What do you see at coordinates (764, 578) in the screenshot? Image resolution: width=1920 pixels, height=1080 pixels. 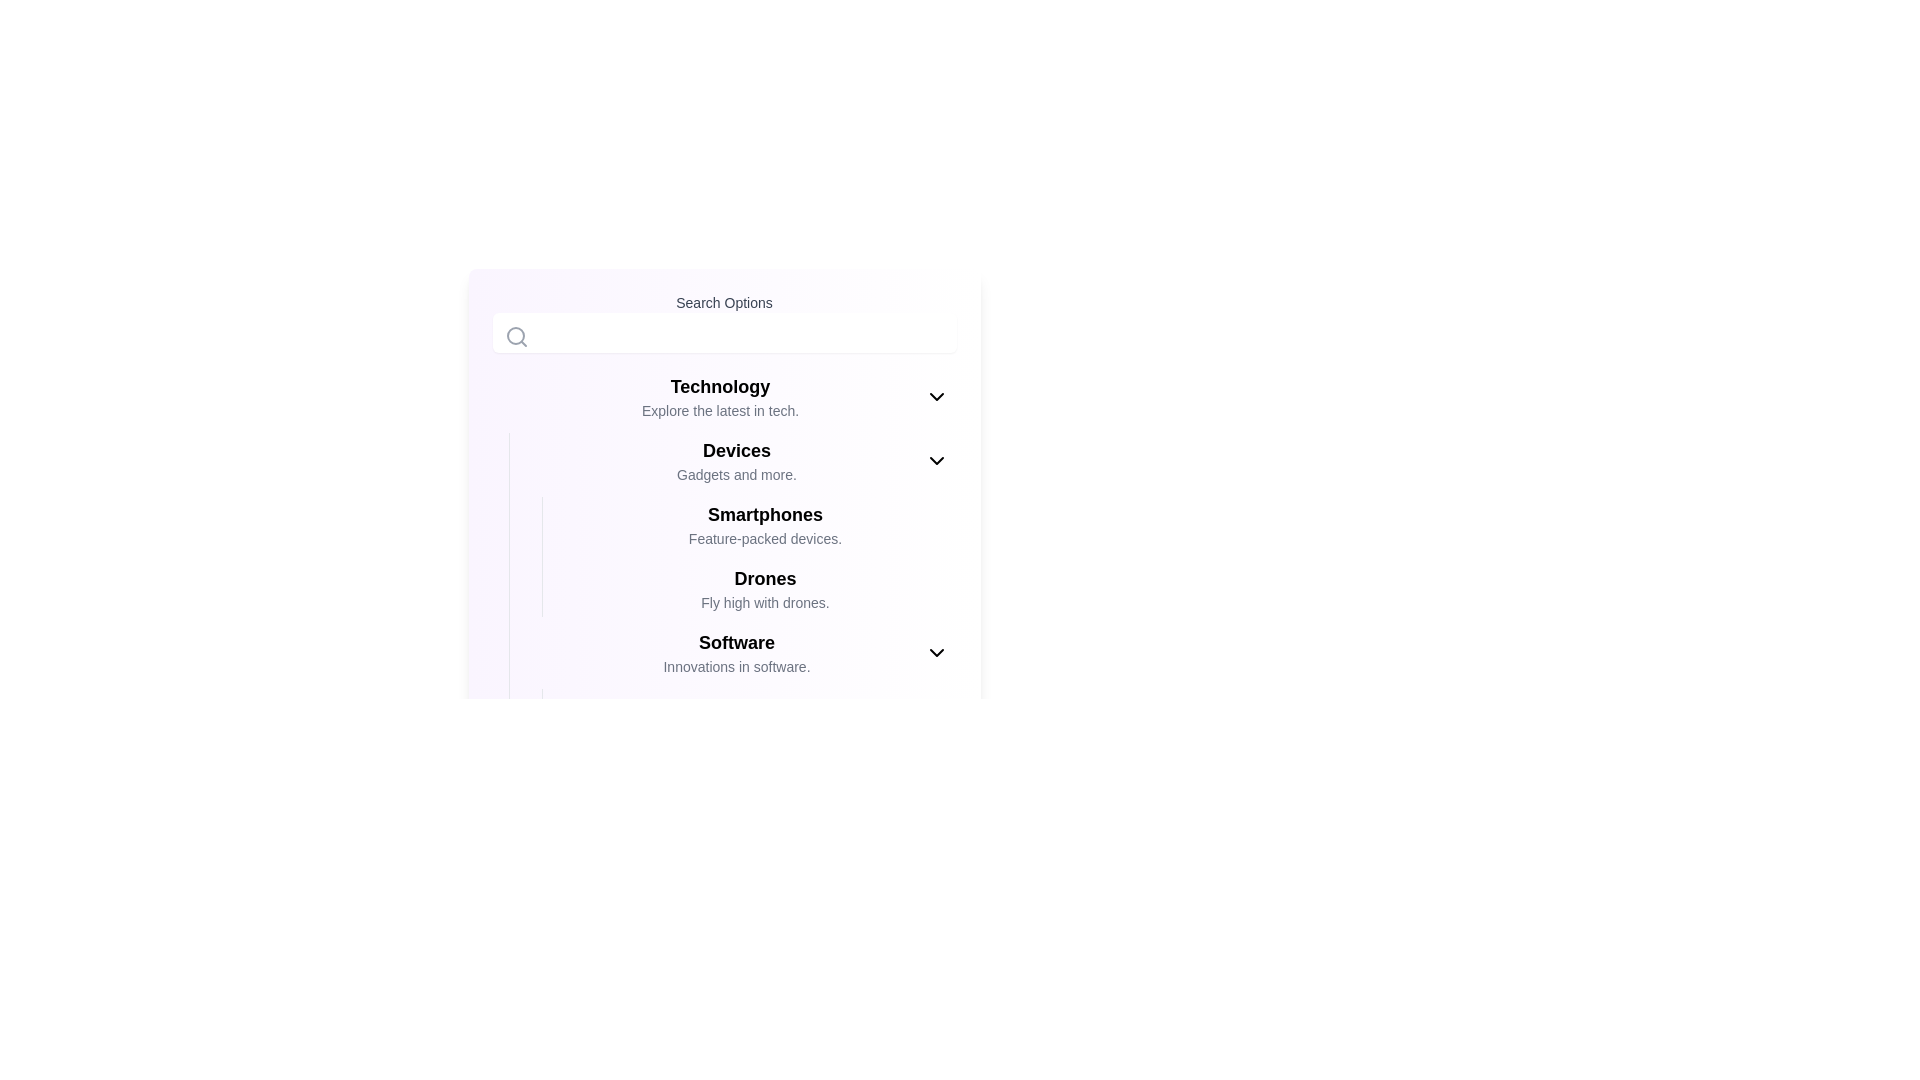 I see `the static text header displaying 'Drones', which is styled prominently in bold and medium-large font size, located between the sections 'Smartphones' and 'Software'` at bounding box center [764, 578].